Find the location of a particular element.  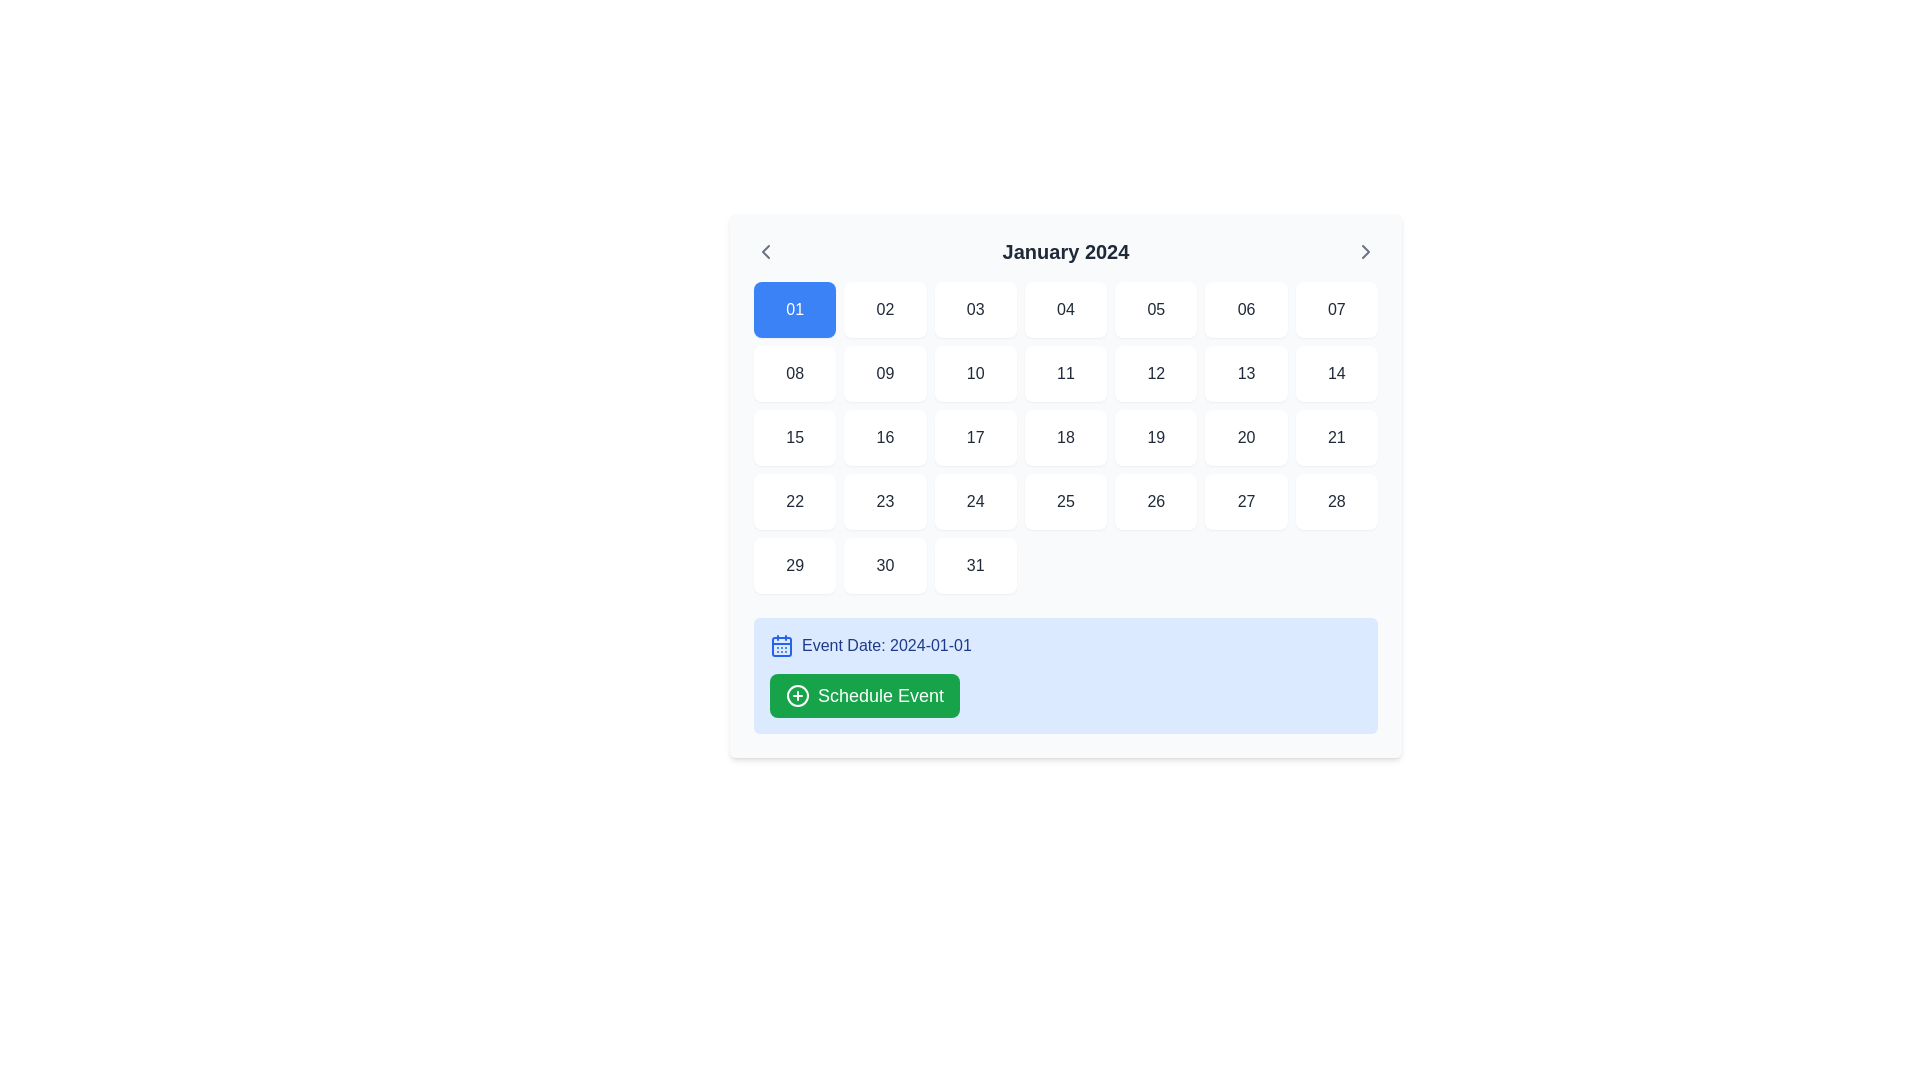

the calendar day button labeled '24' is located at coordinates (975, 500).